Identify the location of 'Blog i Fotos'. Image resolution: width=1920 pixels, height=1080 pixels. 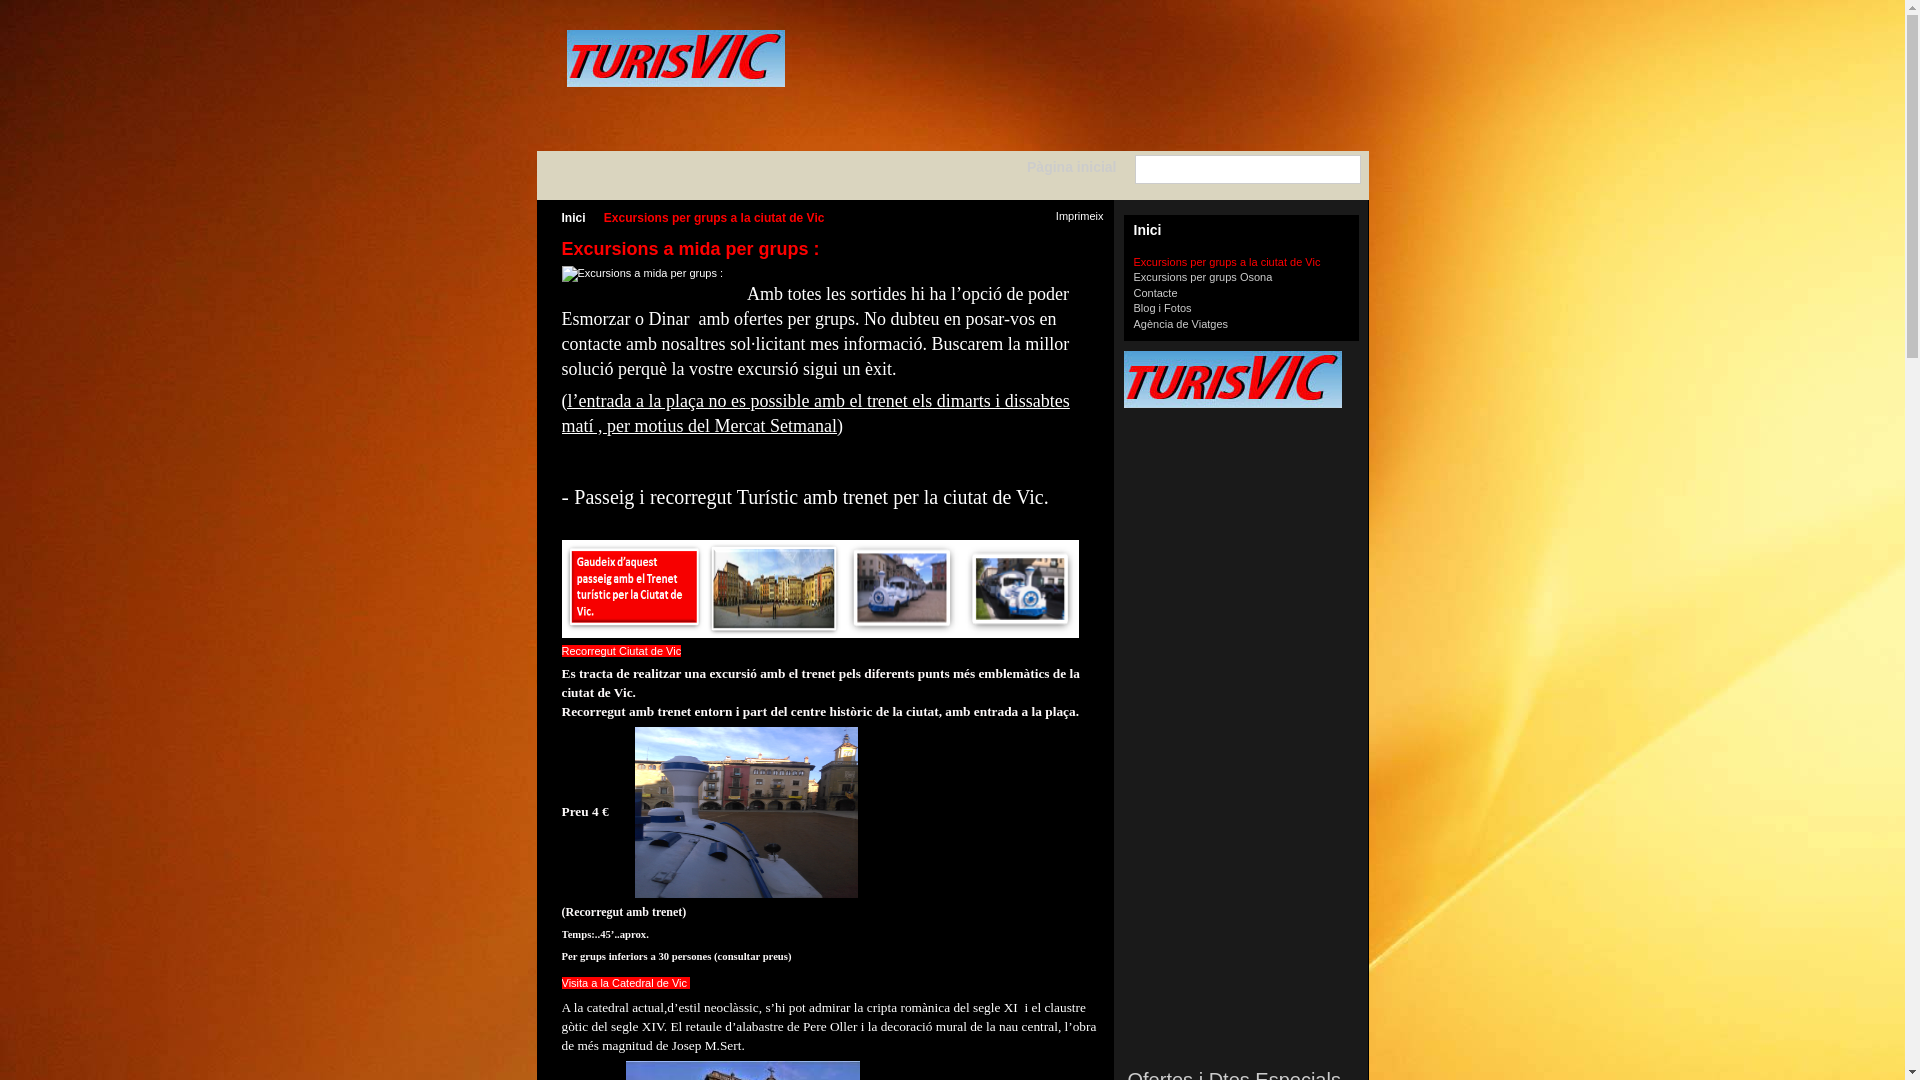
(1162, 308).